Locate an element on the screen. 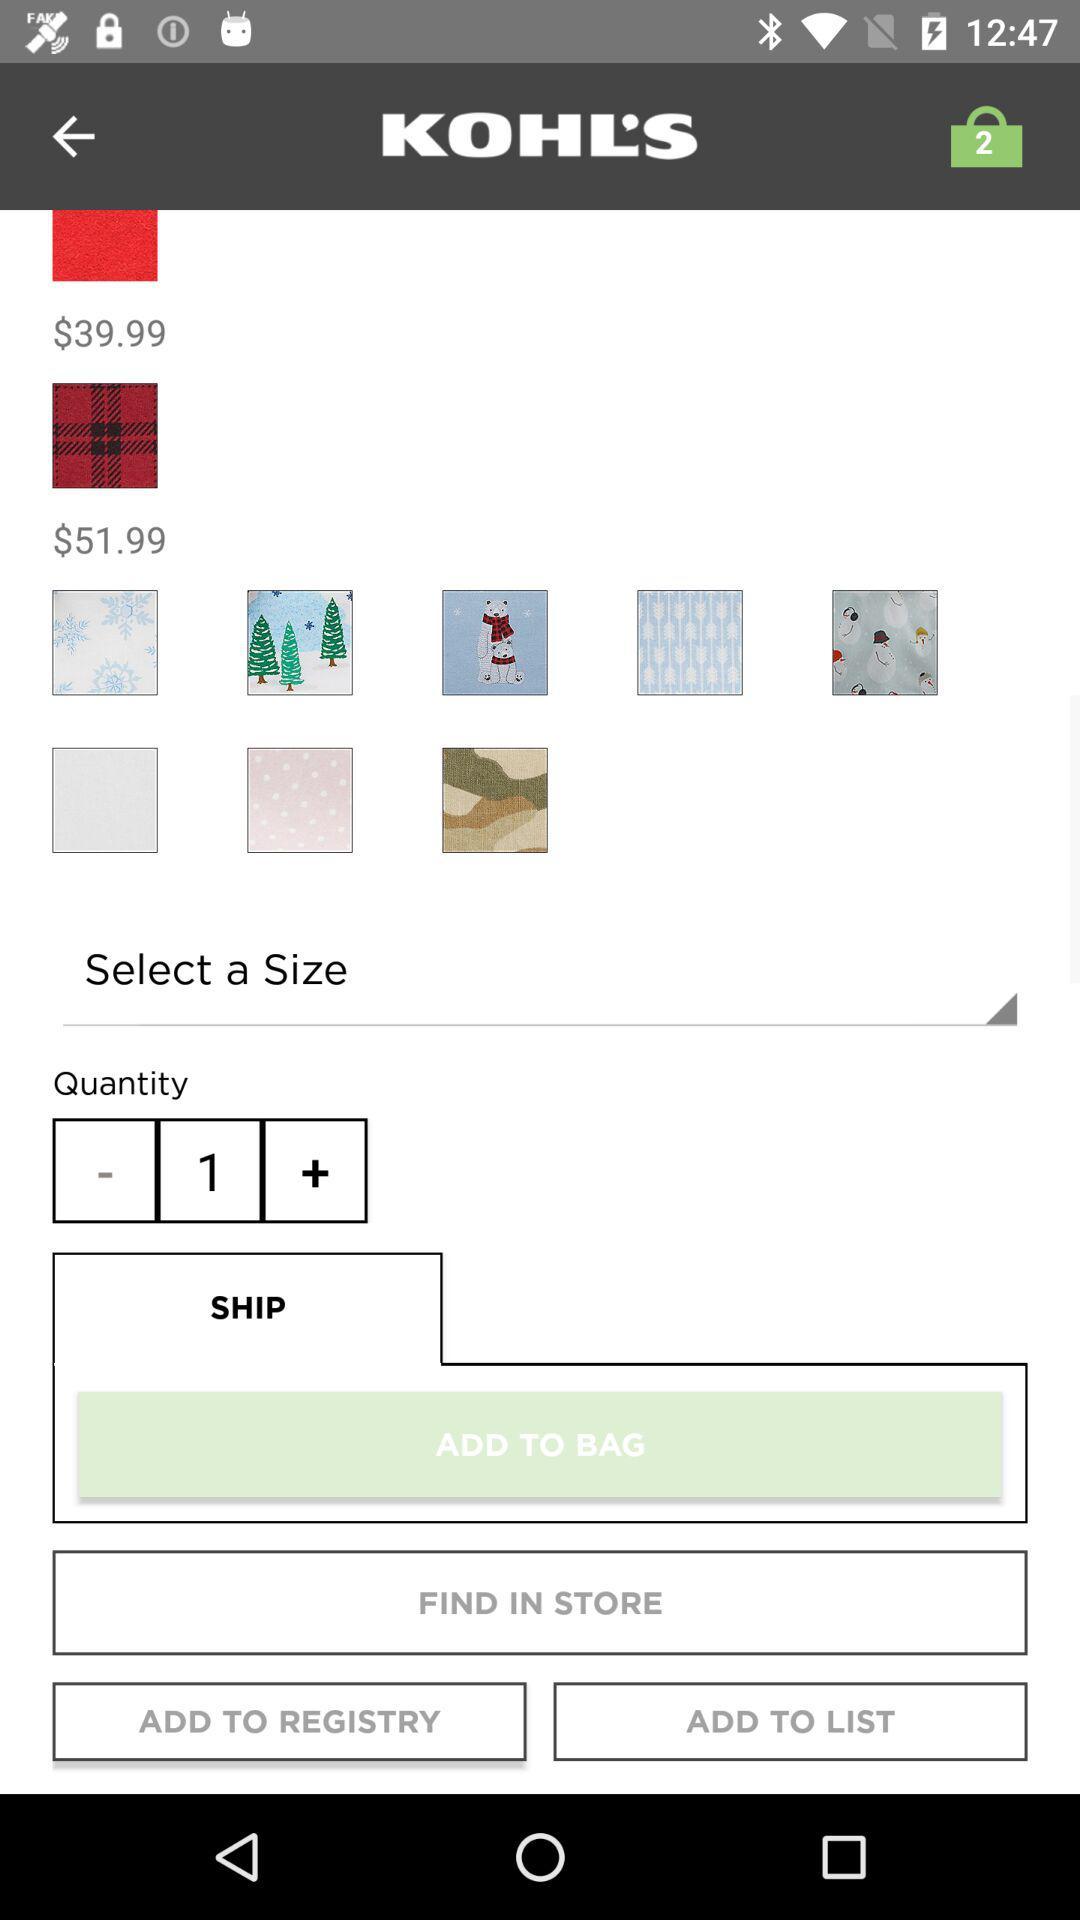 This screenshot has height=1920, width=1080. the star icon is located at coordinates (104, 642).